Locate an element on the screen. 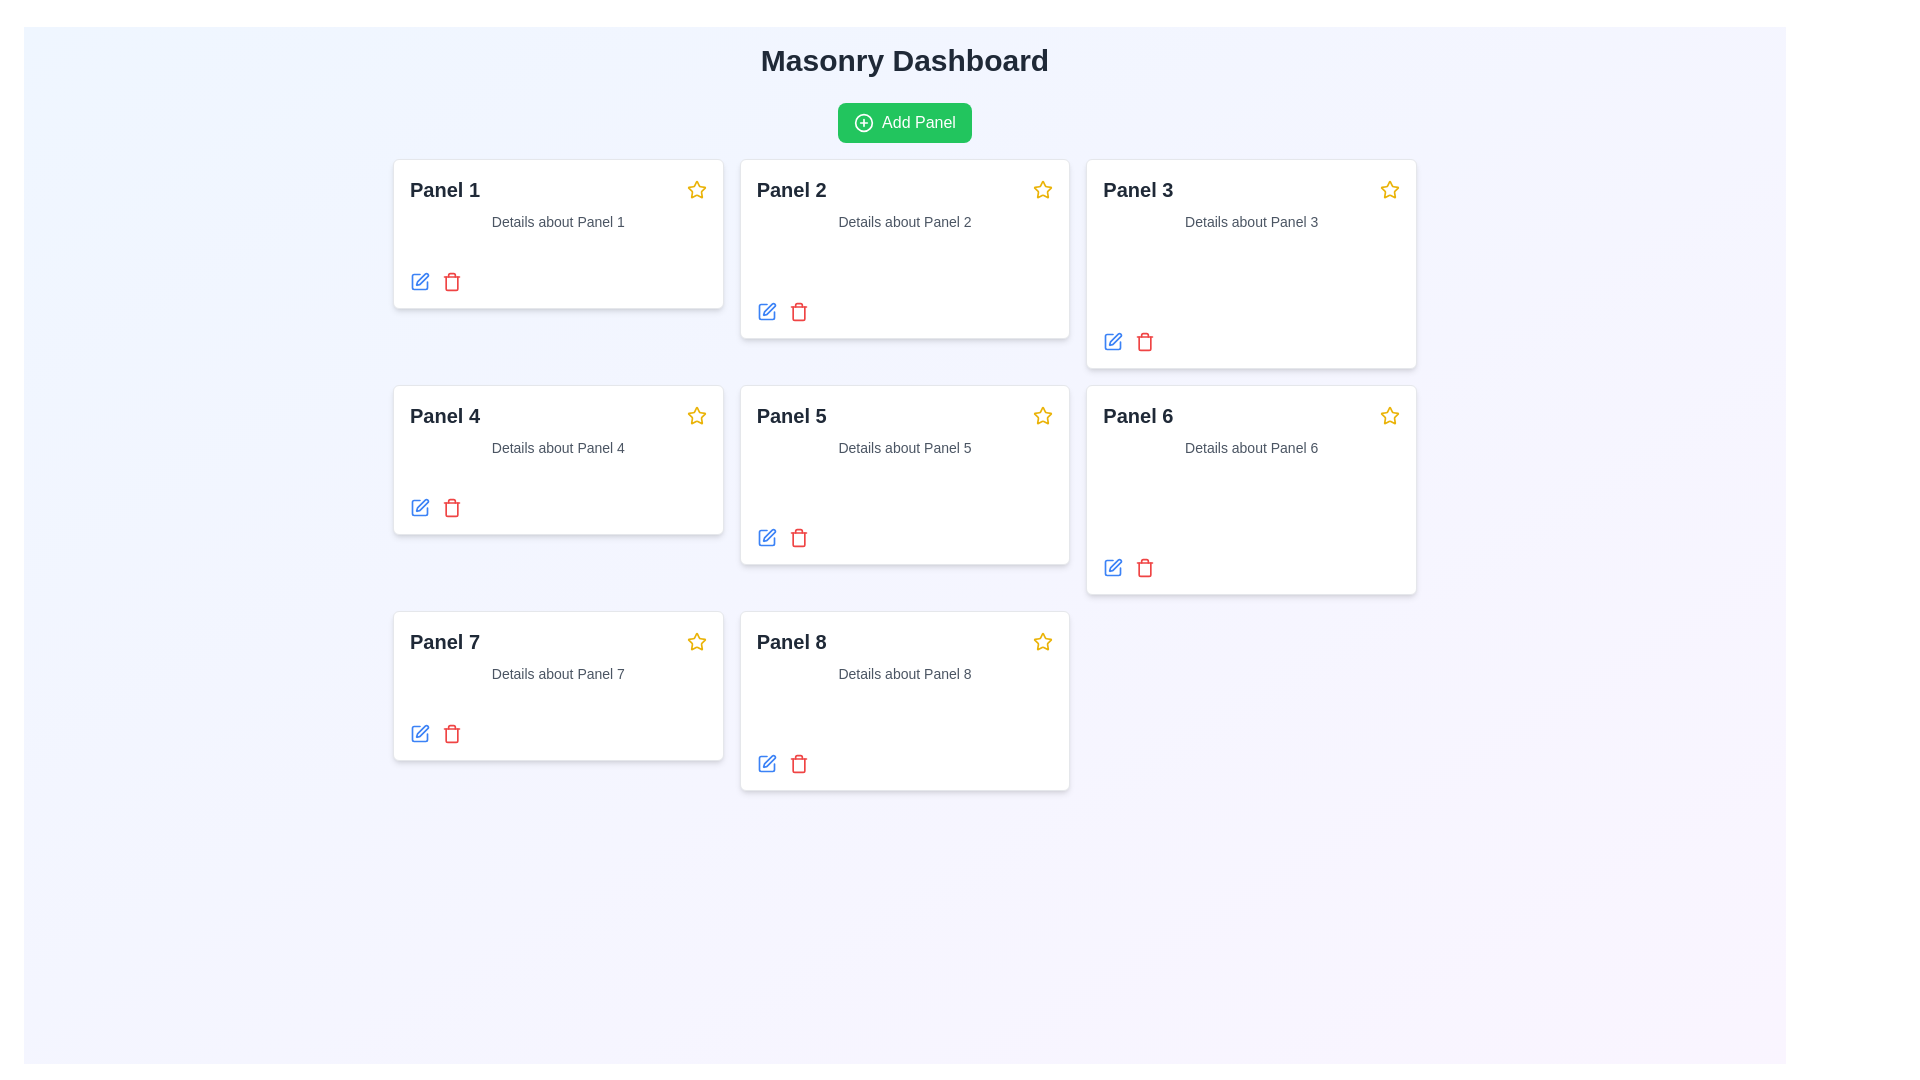  the edit icon button located in the footer of 'Panel 8' to initiate editing functionality is located at coordinates (765, 763).